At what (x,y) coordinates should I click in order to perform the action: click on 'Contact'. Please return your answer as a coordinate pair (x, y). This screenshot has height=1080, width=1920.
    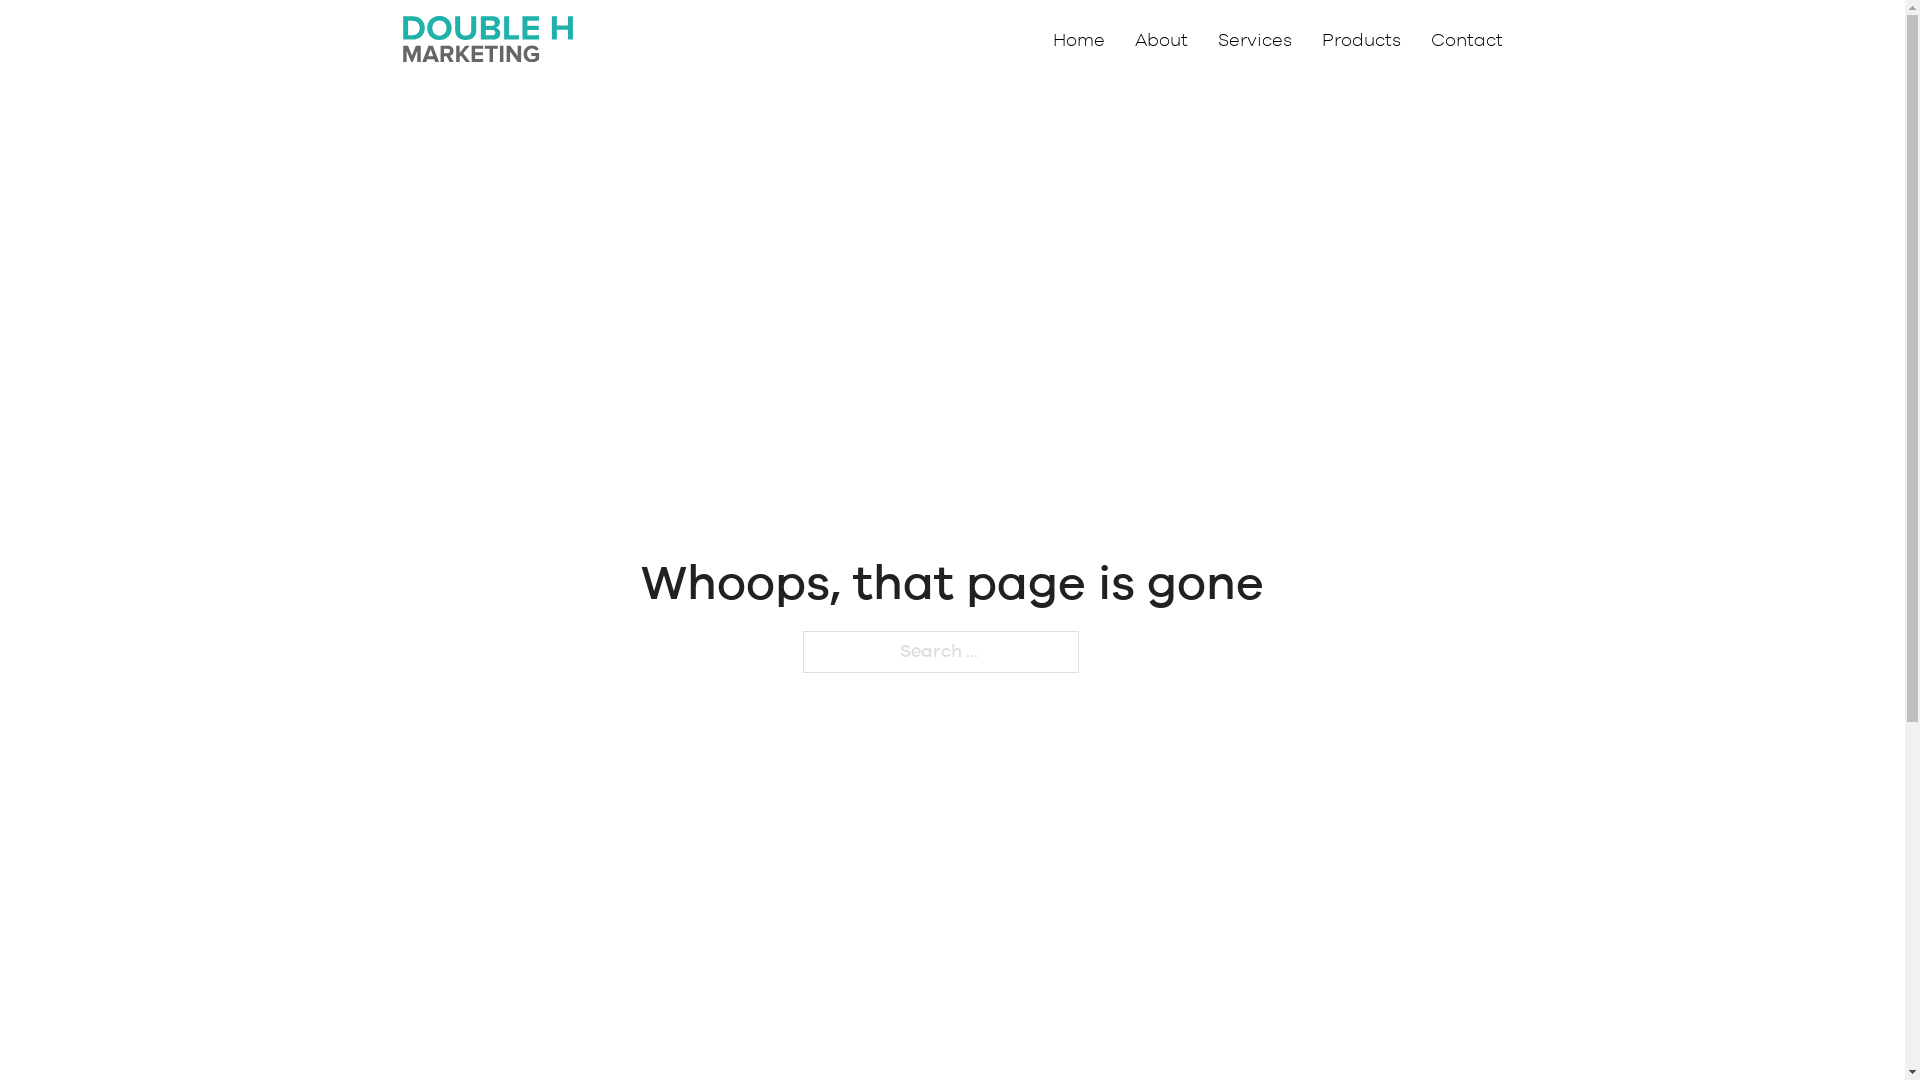
    Looking at the image, I should click on (1465, 41).